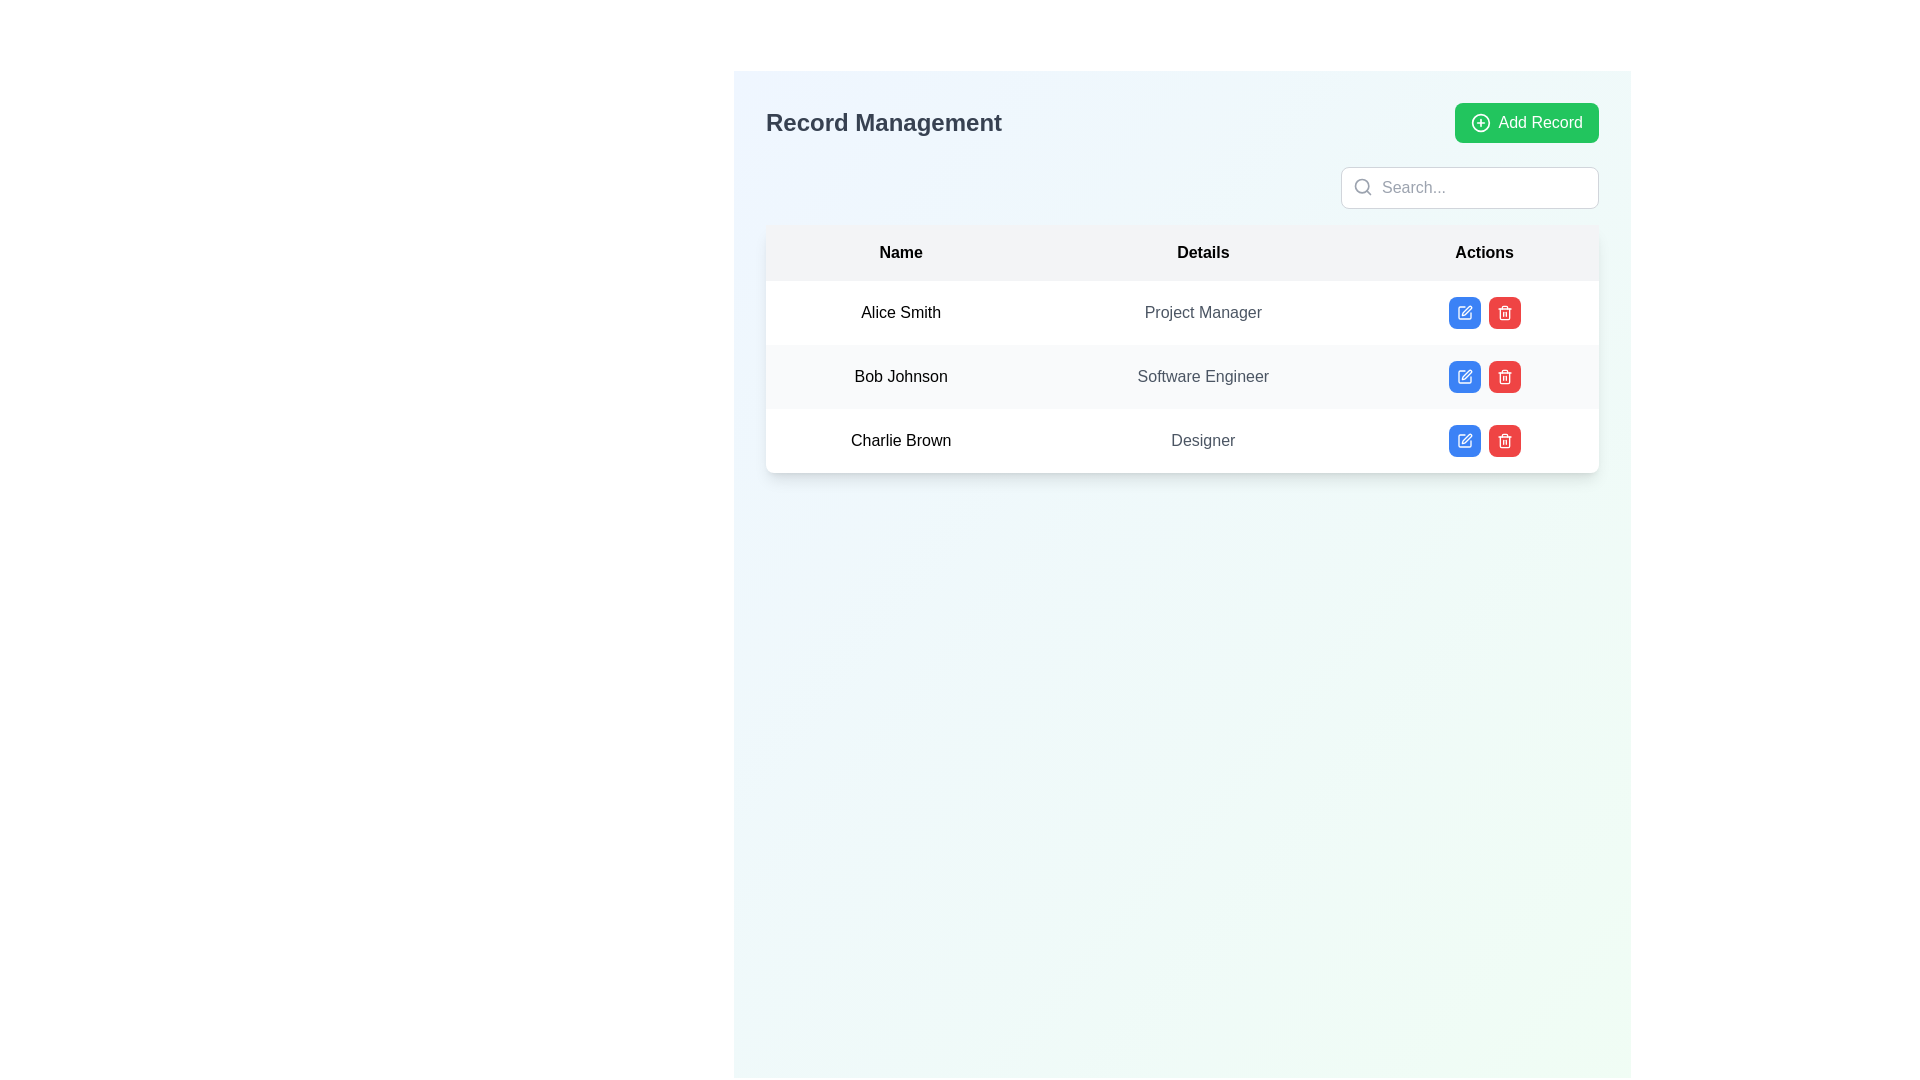  I want to click on the edit icon button located in the rightmost column of the table under the 'Actions' header, so click(1464, 377).